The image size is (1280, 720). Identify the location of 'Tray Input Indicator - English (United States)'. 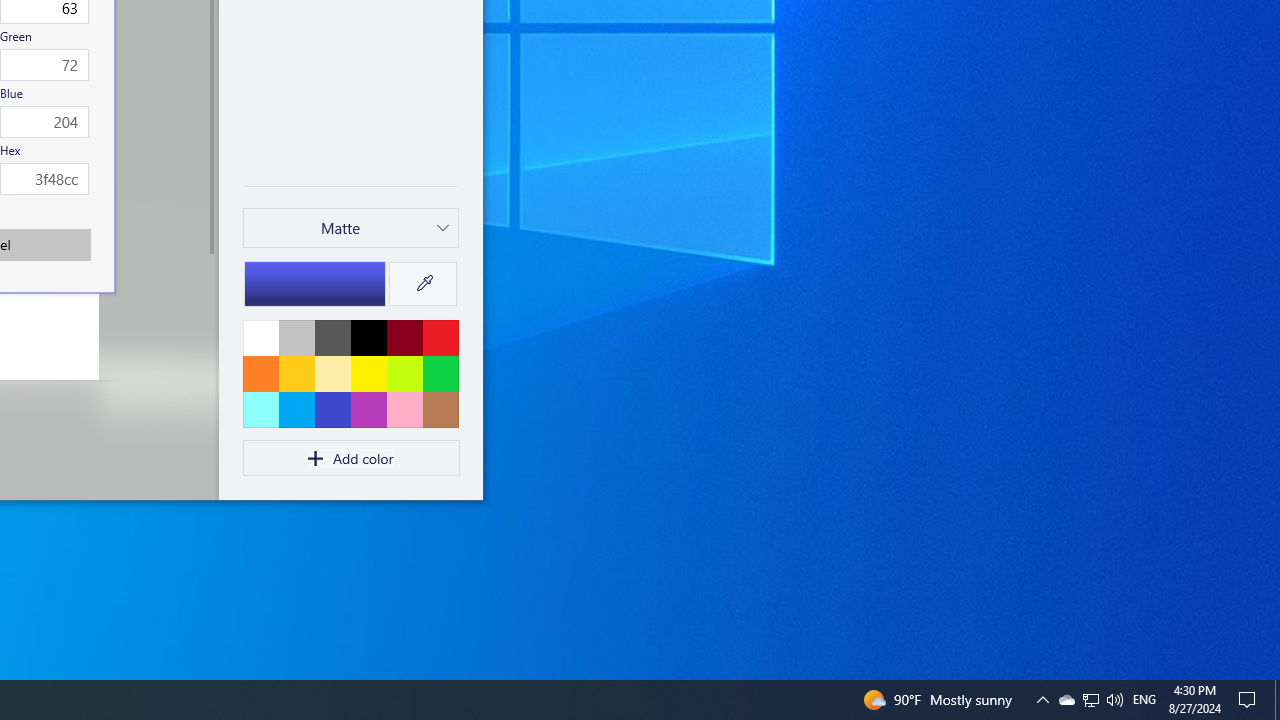
(1144, 698).